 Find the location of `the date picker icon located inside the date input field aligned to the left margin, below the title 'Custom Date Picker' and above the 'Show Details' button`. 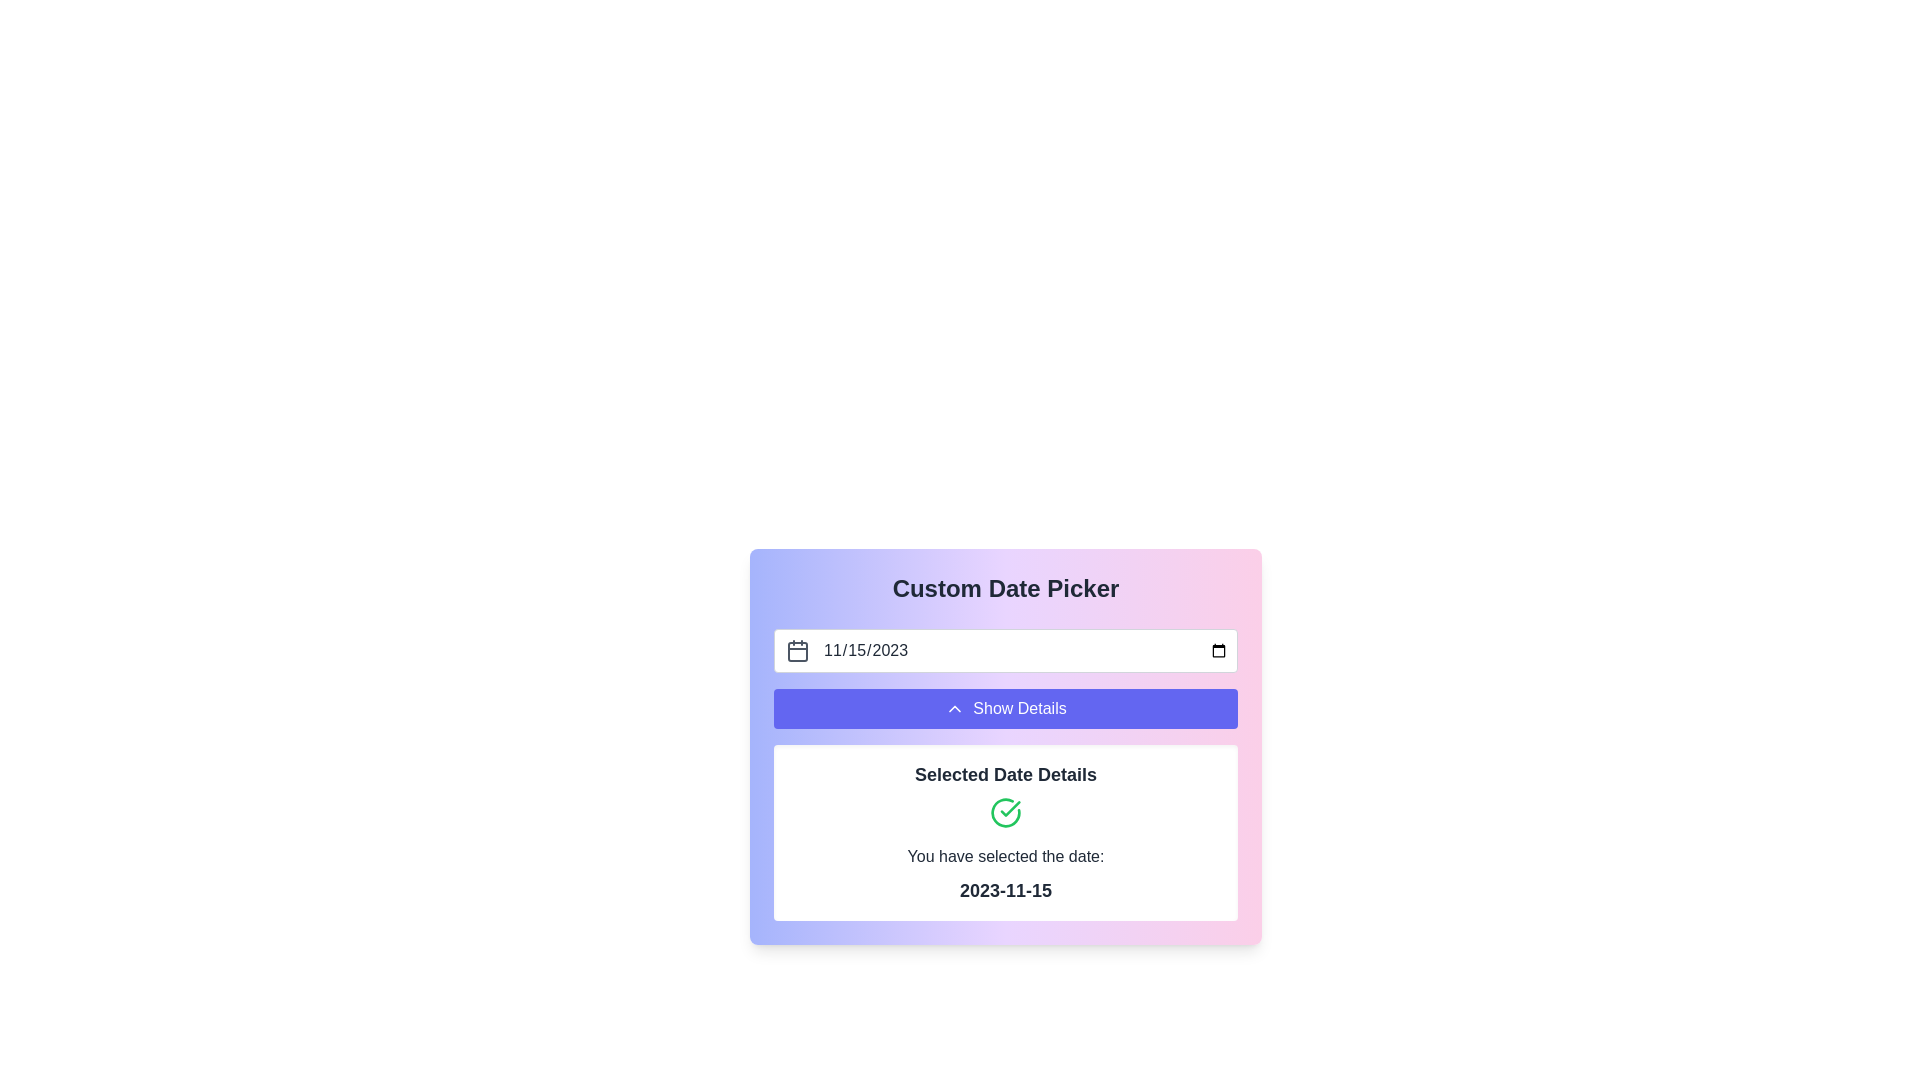

the date picker icon located inside the date input field aligned to the left margin, below the title 'Custom Date Picker' and above the 'Show Details' button is located at coordinates (796, 651).